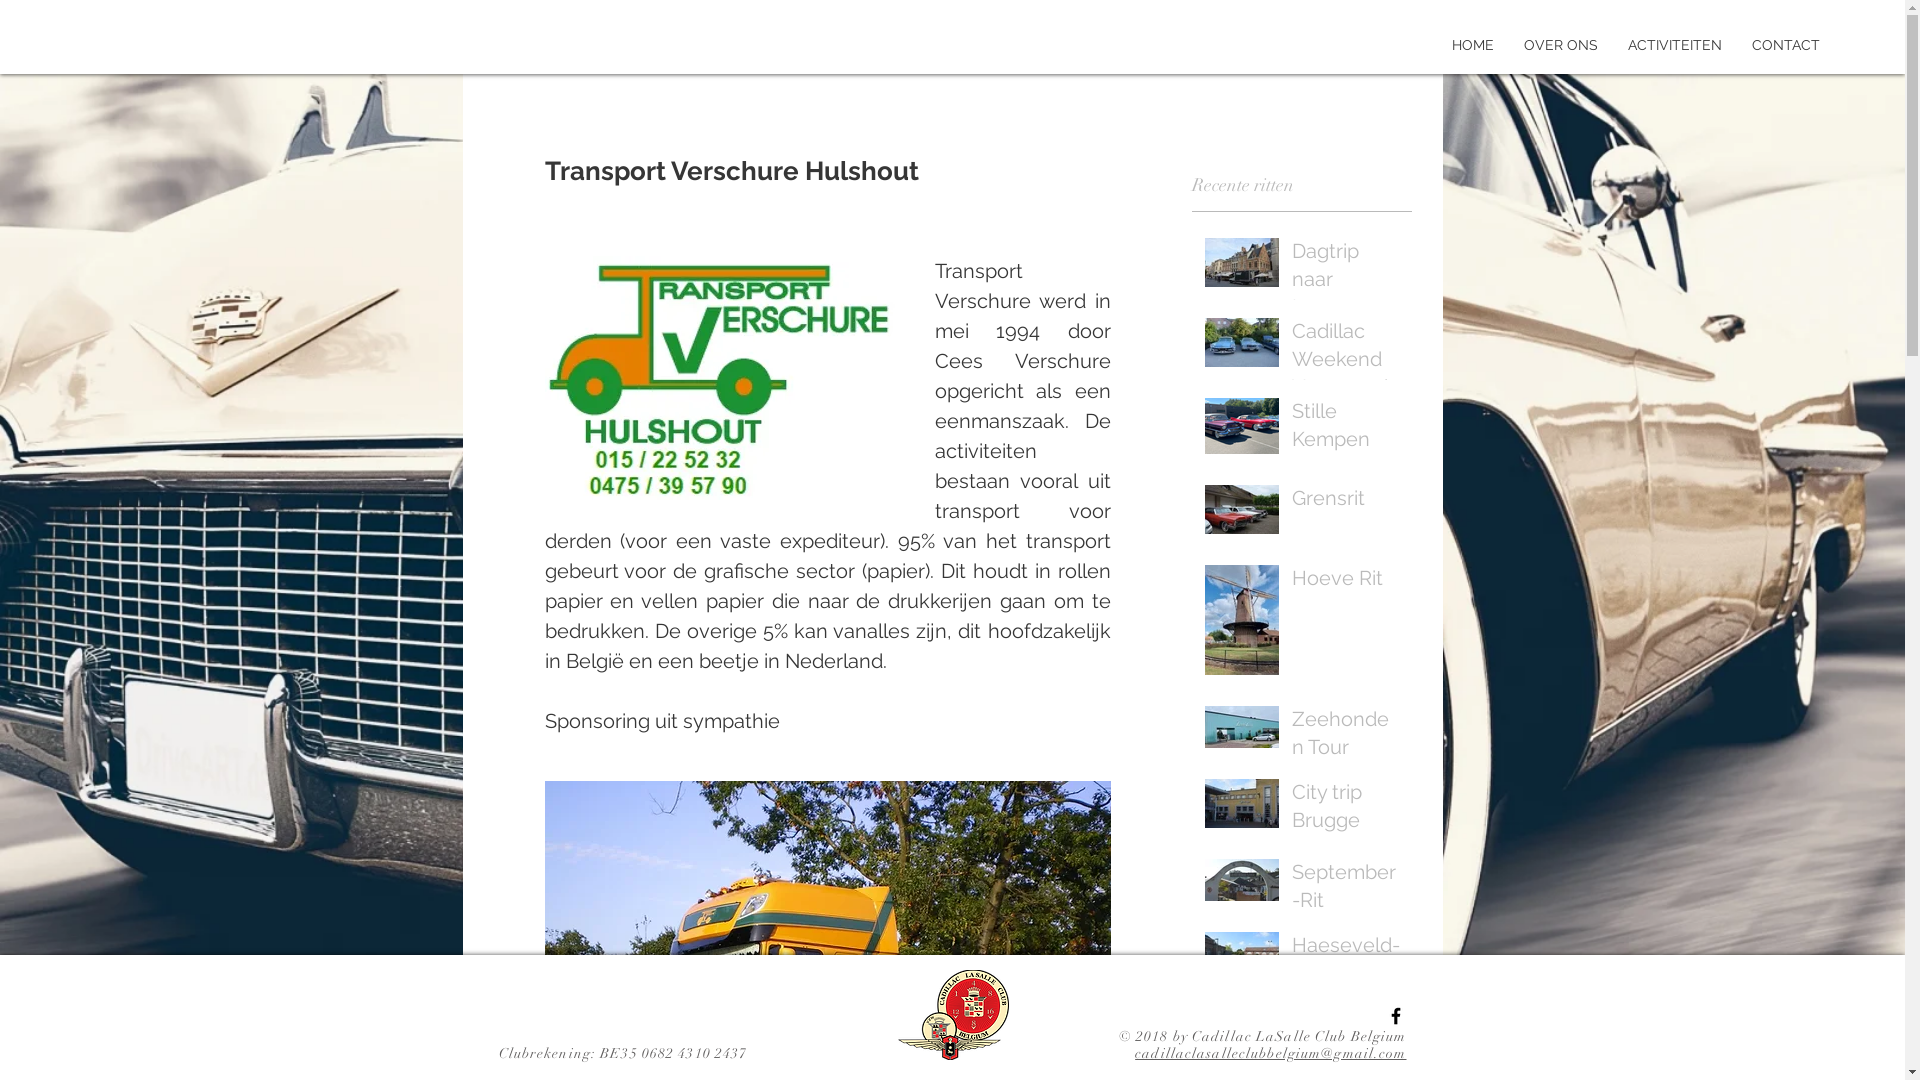  What do you see at coordinates (1473, 45) in the screenshot?
I see `'HOME'` at bounding box center [1473, 45].